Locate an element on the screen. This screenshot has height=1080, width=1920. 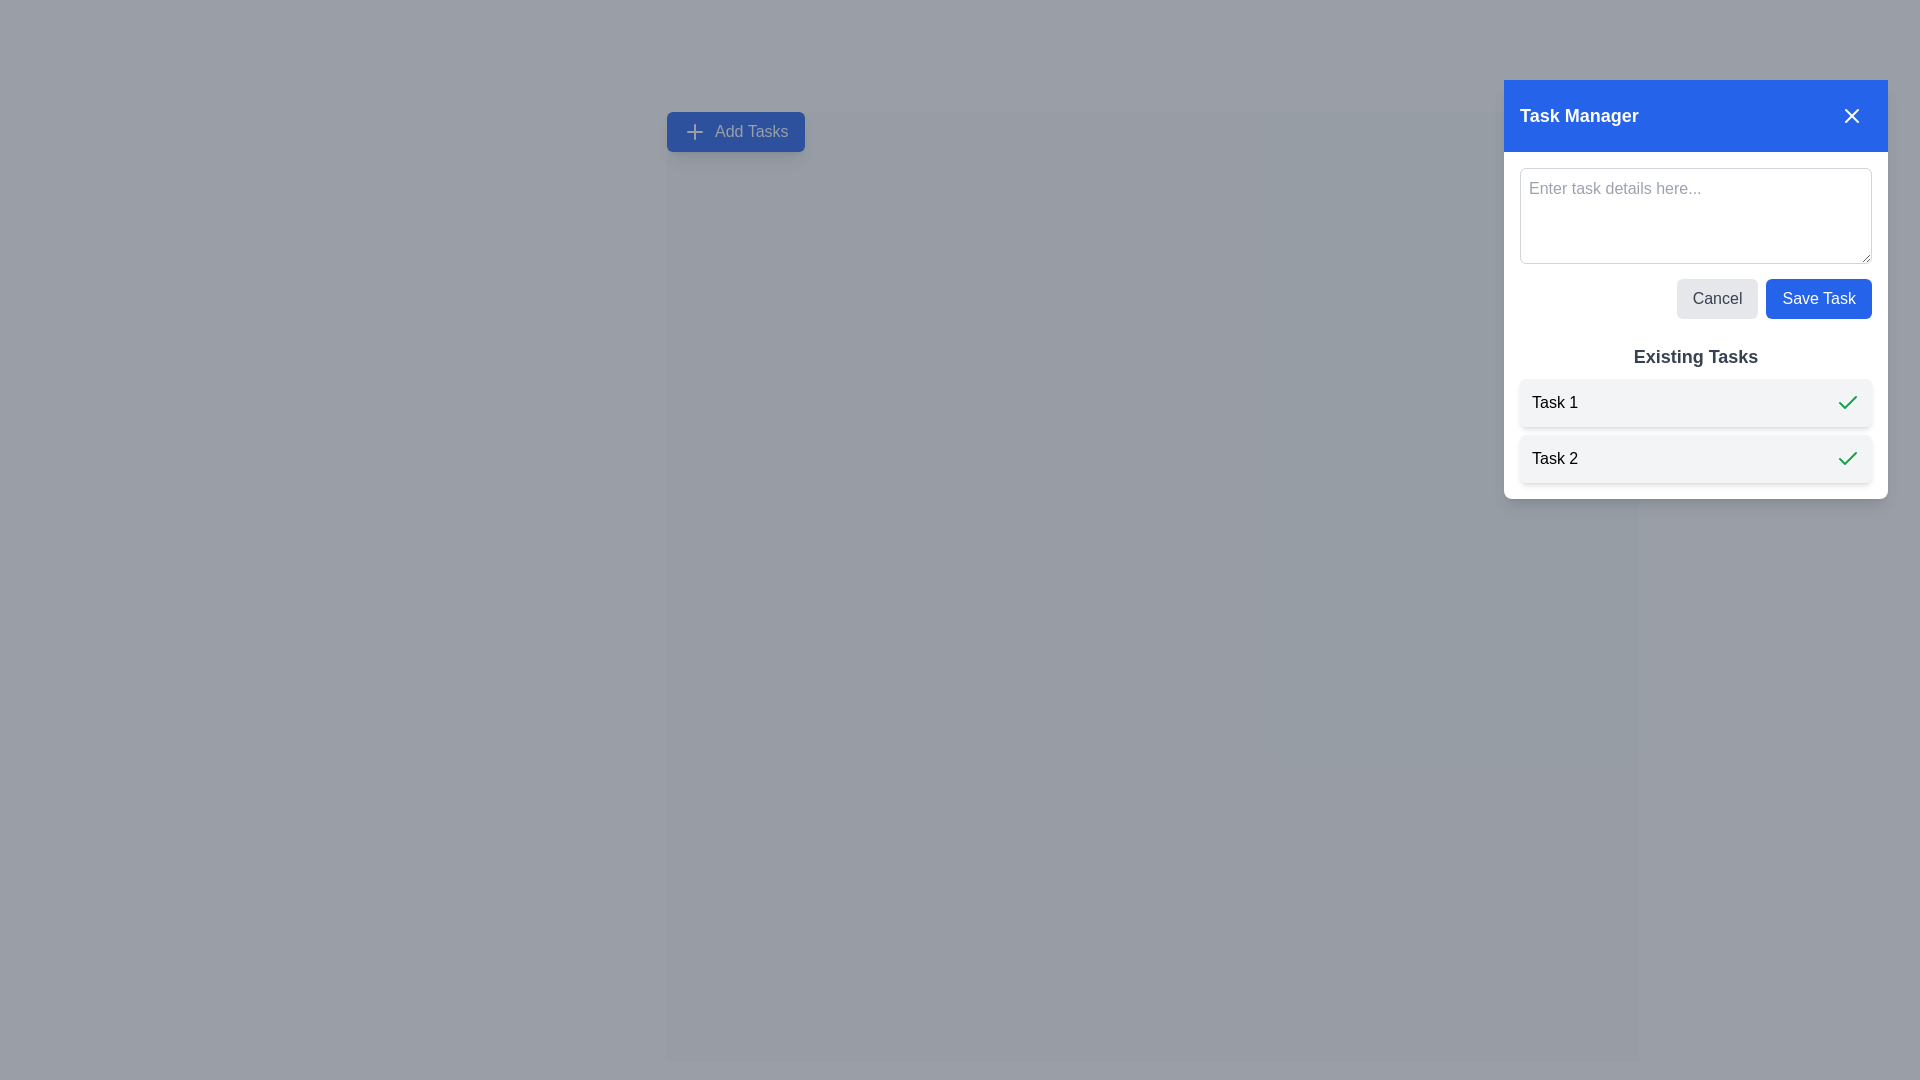
the 'Add Tasks' button located at the upper-left portion of the interface, which contains the label 'Add Tasks' and is positioned to the right of a small plus-shaped icon is located at coordinates (750, 131).